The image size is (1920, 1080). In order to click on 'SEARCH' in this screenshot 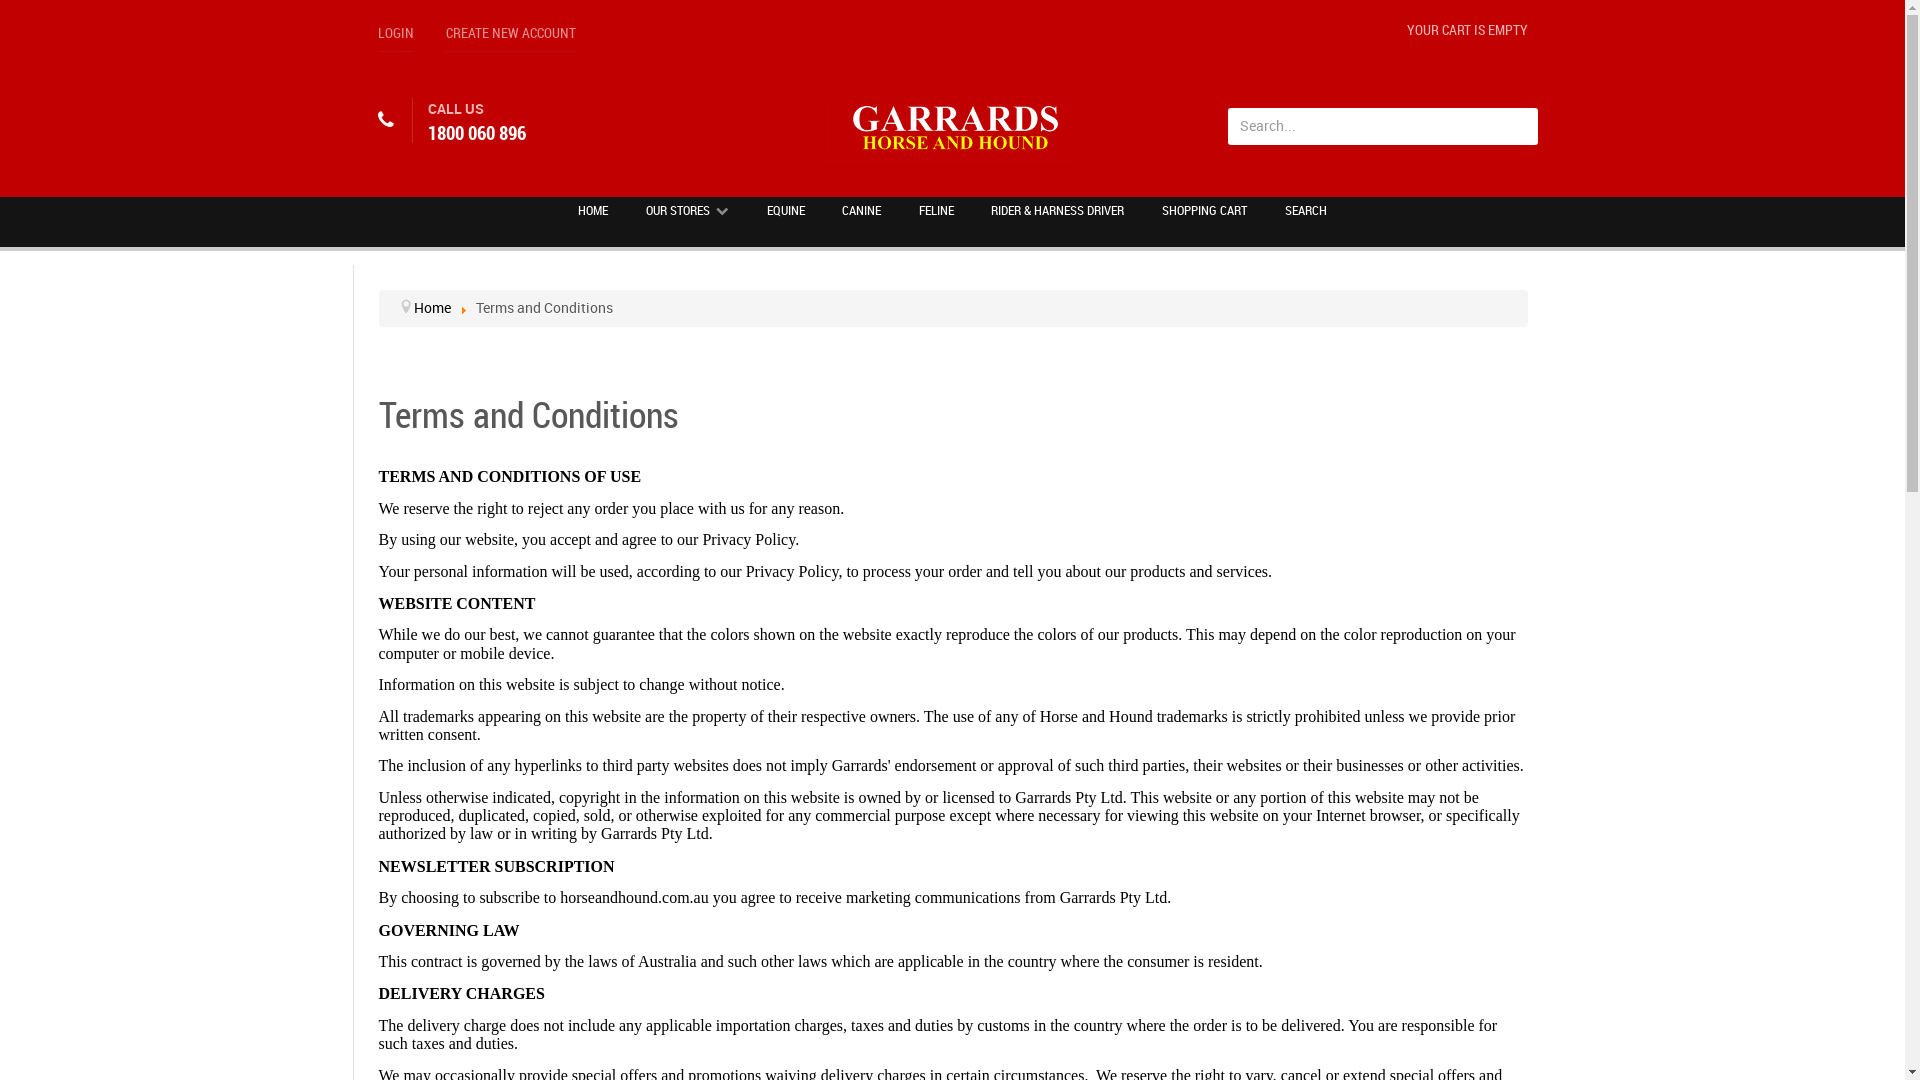, I will do `click(1305, 210)`.